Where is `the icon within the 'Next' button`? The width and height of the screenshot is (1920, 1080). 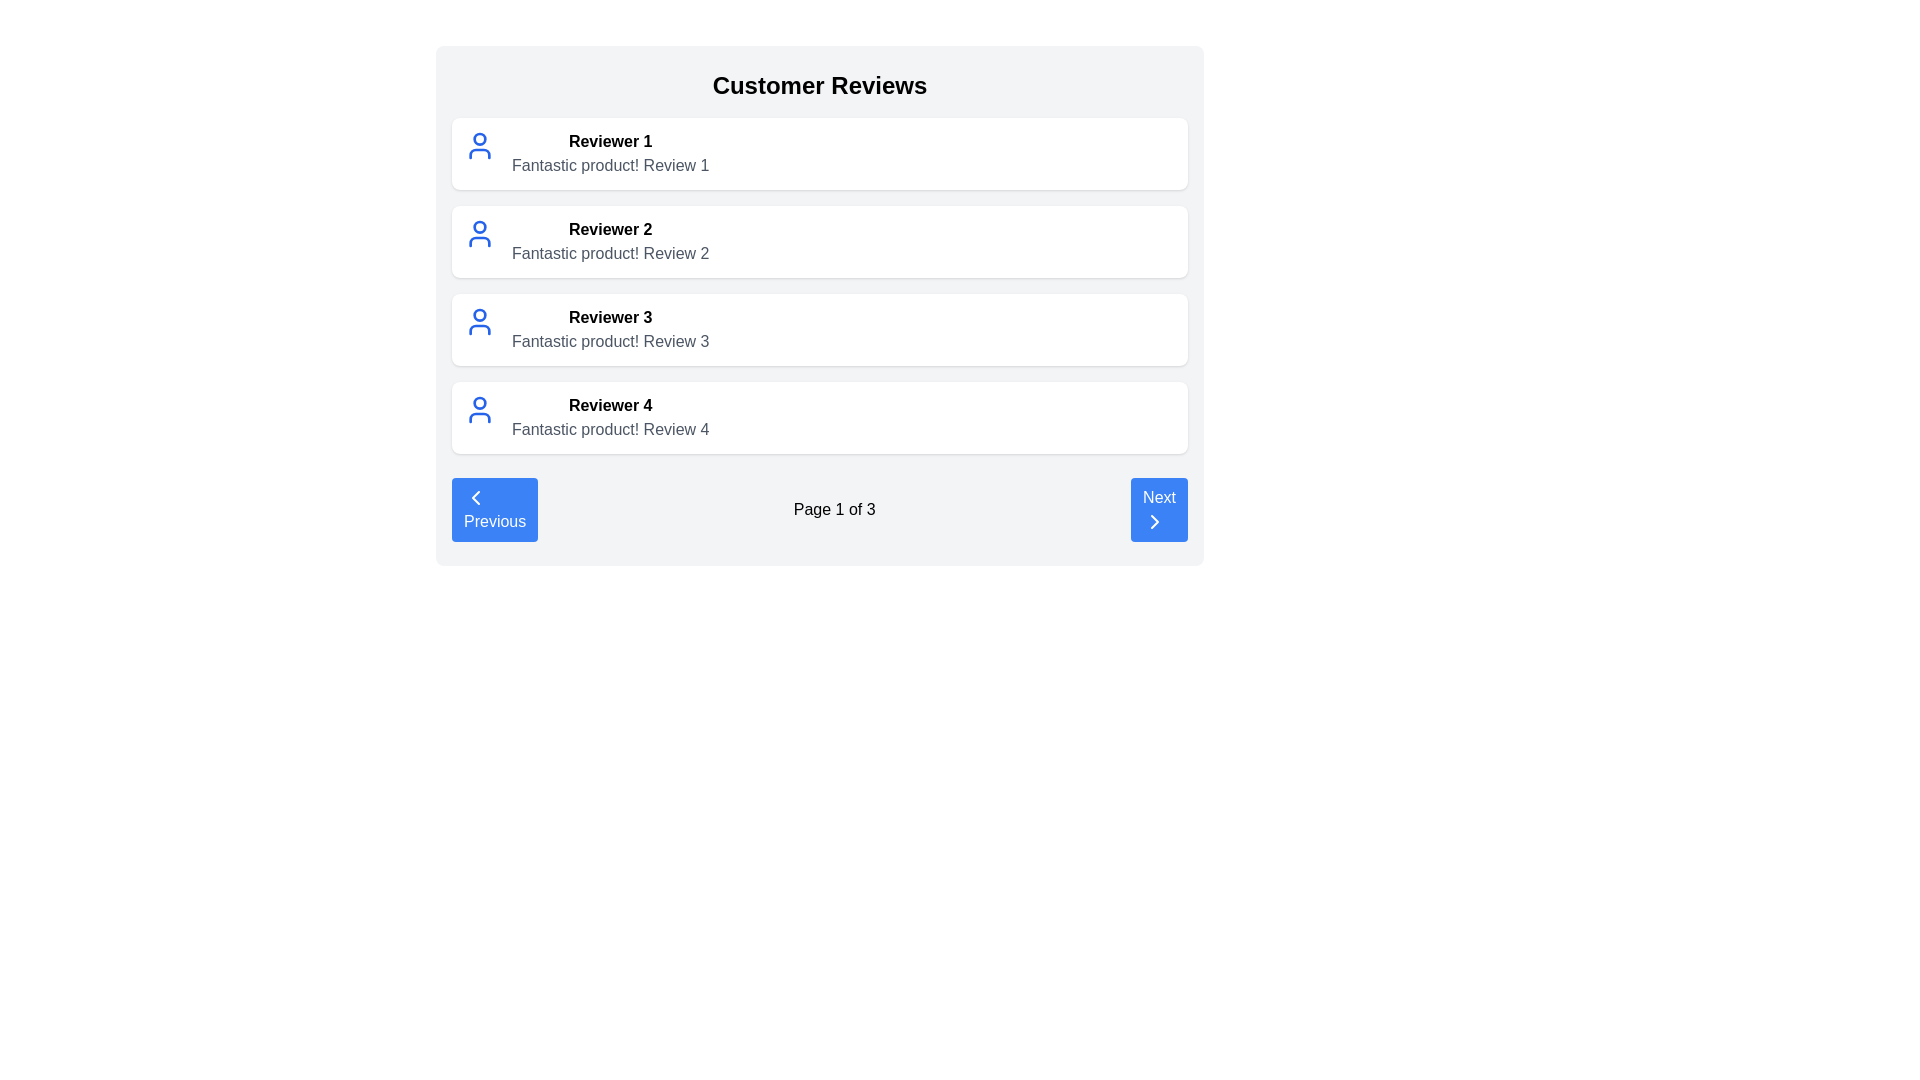
the icon within the 'Next' button is located at coordinates (1155, 520).